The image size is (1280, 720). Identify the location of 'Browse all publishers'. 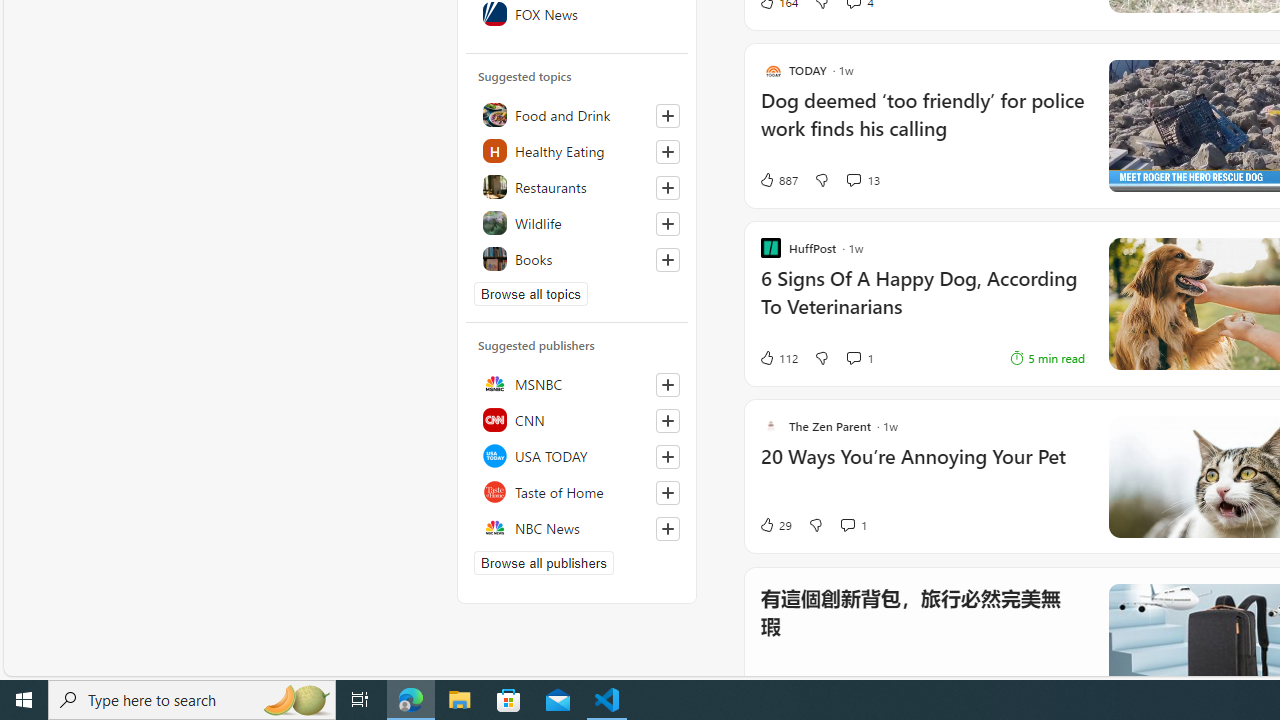
(544, 563).